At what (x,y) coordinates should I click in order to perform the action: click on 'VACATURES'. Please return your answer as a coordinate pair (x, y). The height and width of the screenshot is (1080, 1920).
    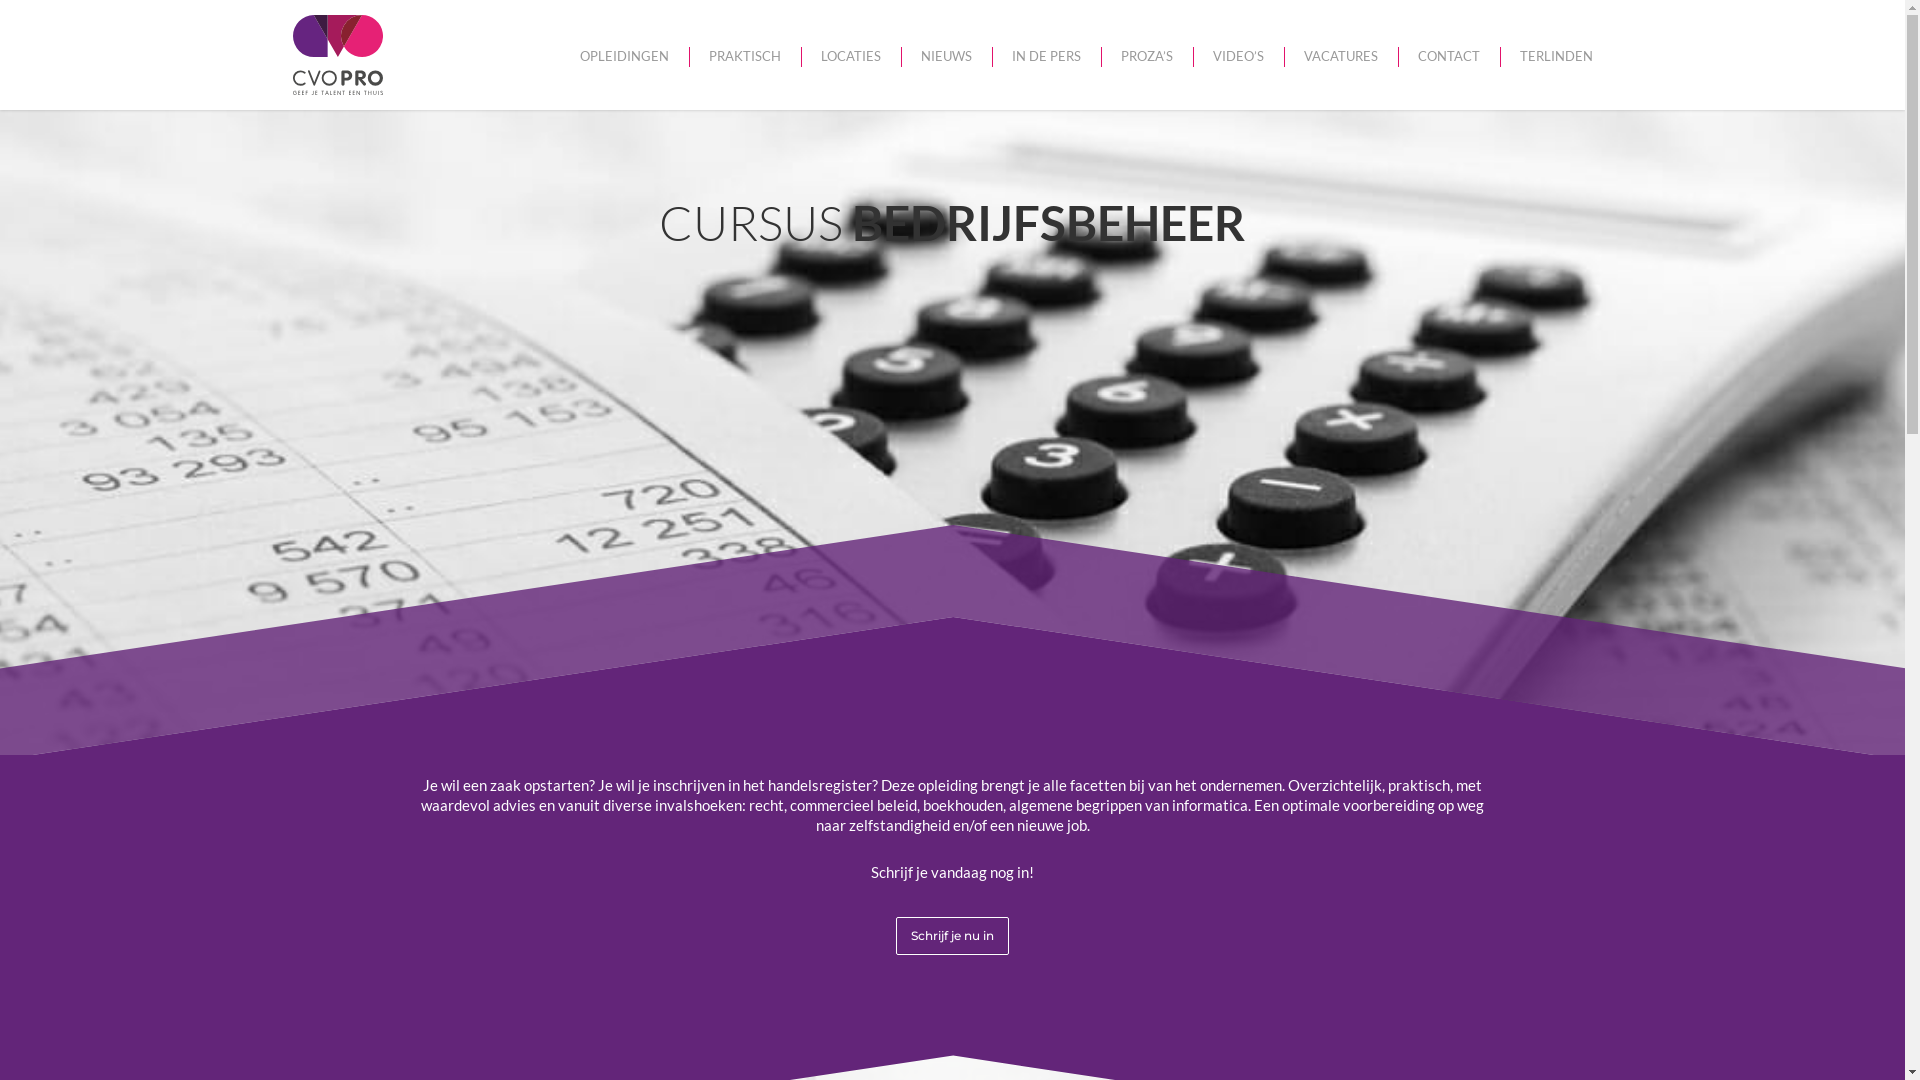
    Looking at the image, I should click on (1283, 53).